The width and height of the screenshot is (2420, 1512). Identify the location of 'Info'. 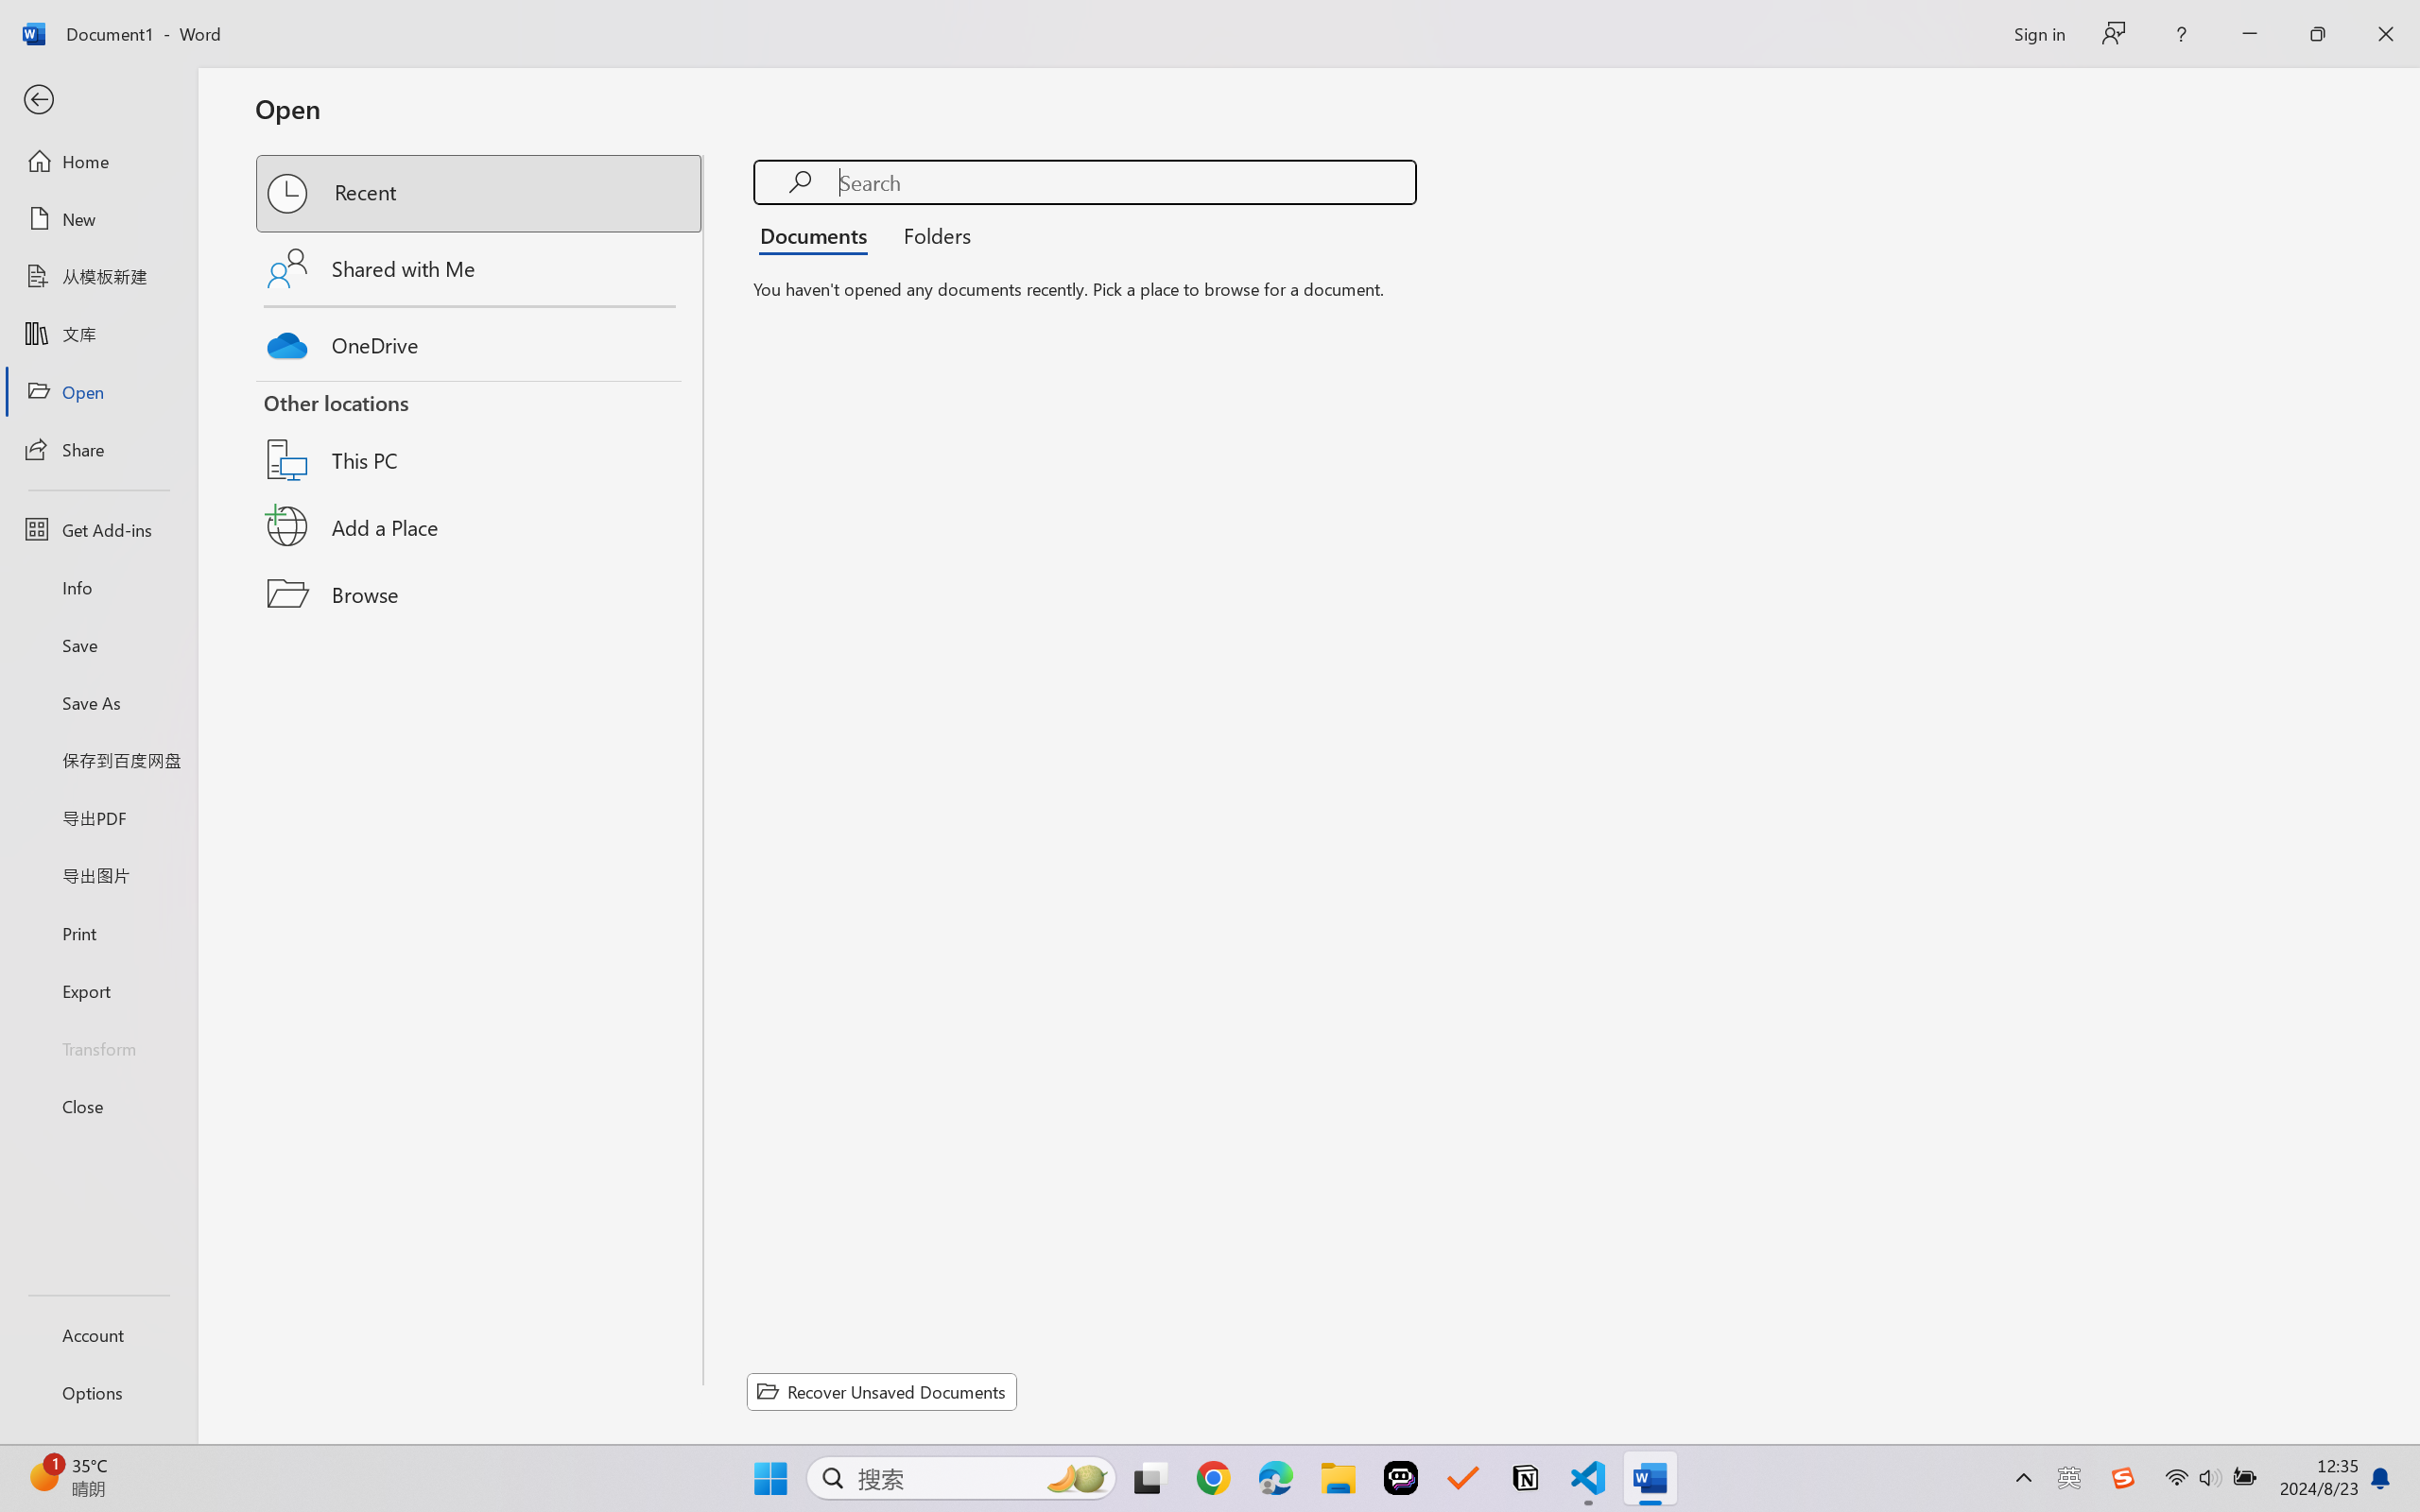
(97, 586).